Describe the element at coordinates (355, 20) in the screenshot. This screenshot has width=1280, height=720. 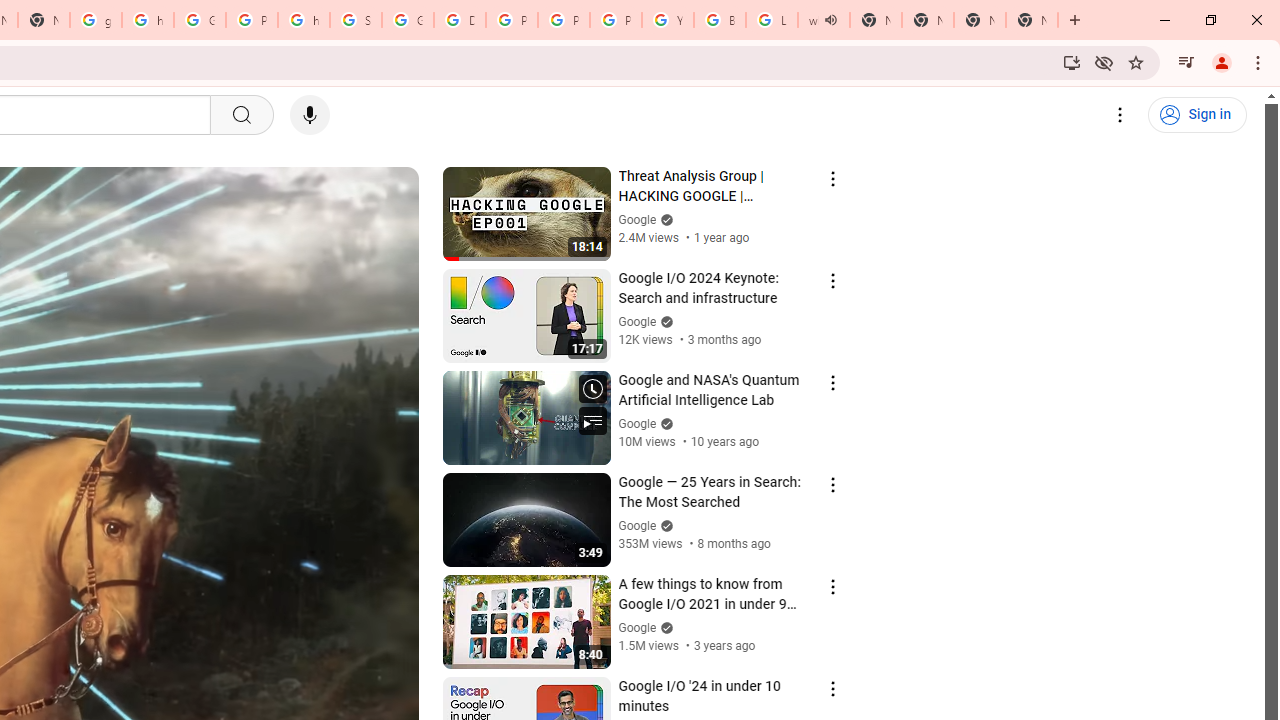
I see `'Sign in - Google Accounts'` at that location.